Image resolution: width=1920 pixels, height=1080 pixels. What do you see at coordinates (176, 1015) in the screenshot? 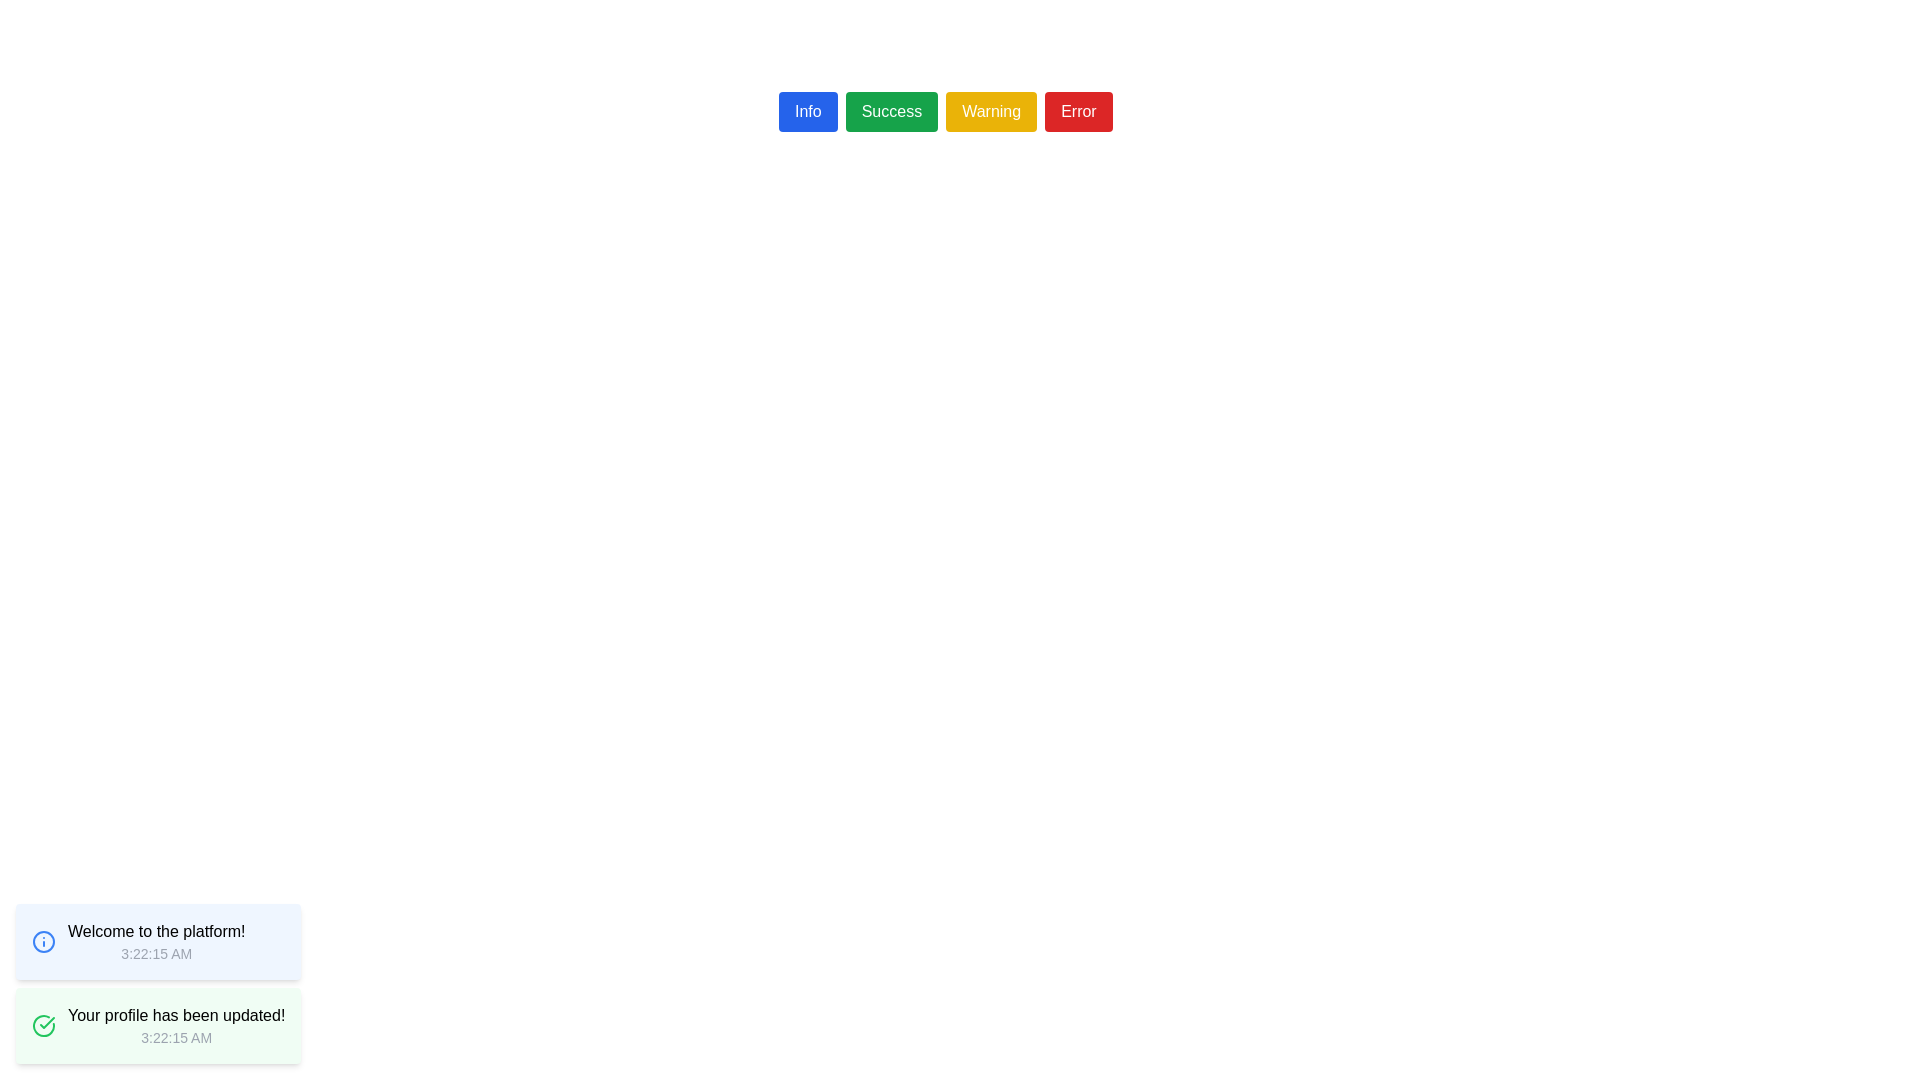
I see `the text label in the green notification box at the bottom-left region to check interaction for the message indicating that the profile has been successfully updated` at bounding box center [176, 1015].